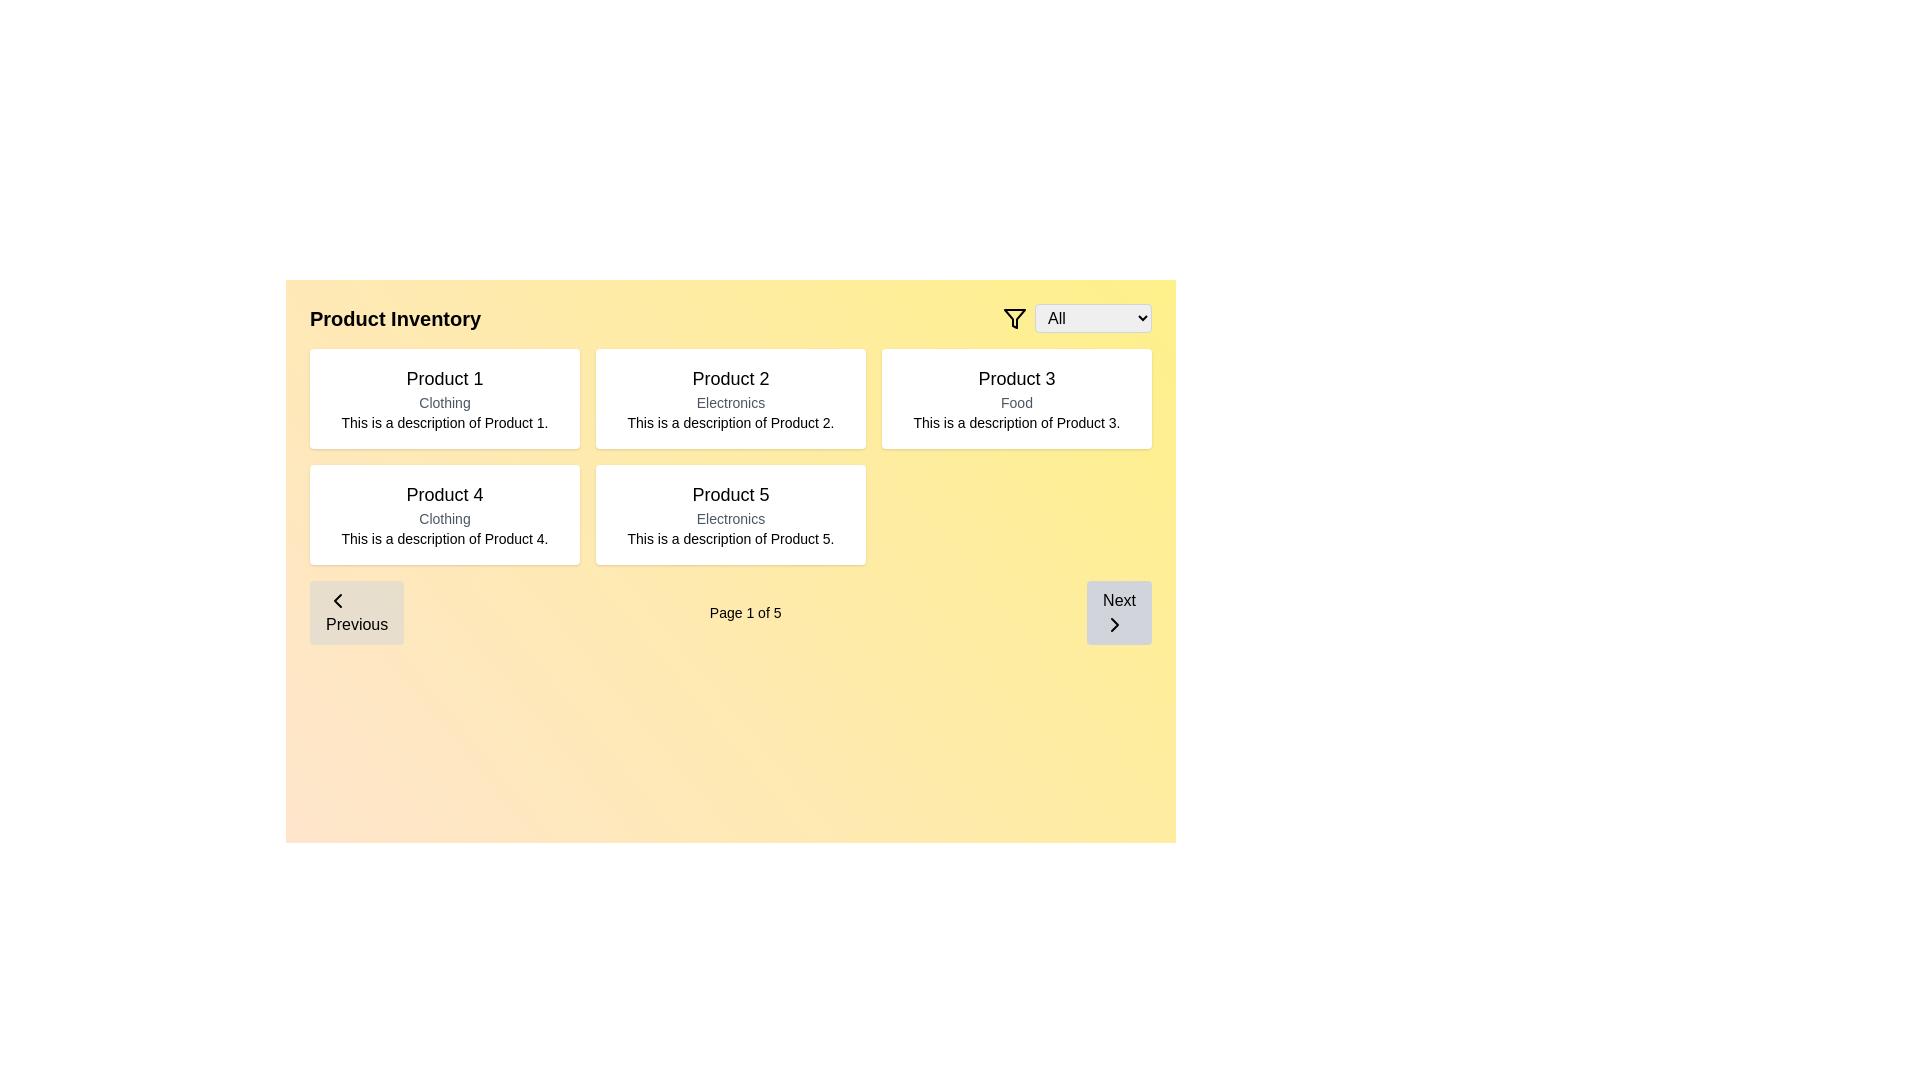 The height and width of the screenshot is (1080, 1920). What do you see at coordinates (729, 518) in the screenshot?
I see `the 'Electronics' text label that categorizes 'Product 5', positioned above its description` at bounding box center [729, 518].